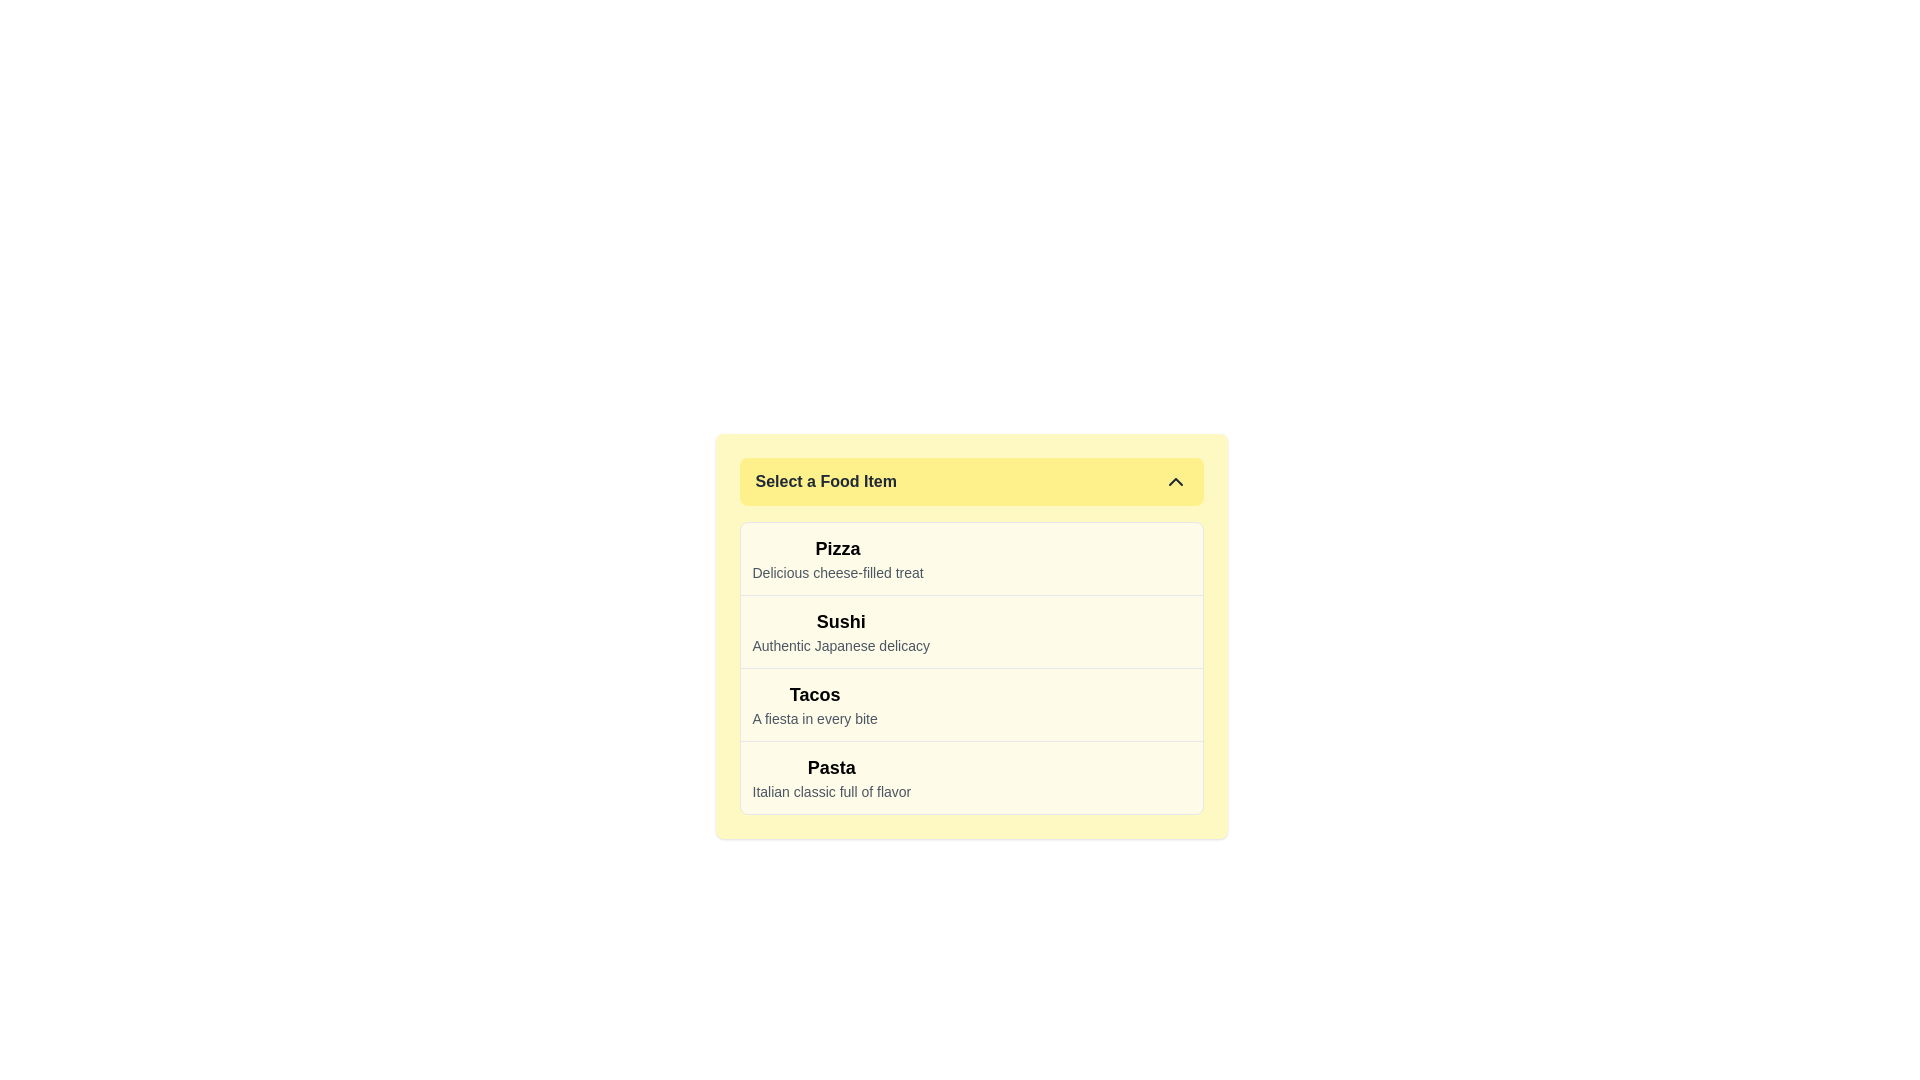  Describe the element at coordinates (841, 645) in the screenshot. I see `the text label 'Authentic Japanese delicacy' that is styled in a small-sized, gray font beneath the title 'Sushi' in the dropdown selection interface` at that location.